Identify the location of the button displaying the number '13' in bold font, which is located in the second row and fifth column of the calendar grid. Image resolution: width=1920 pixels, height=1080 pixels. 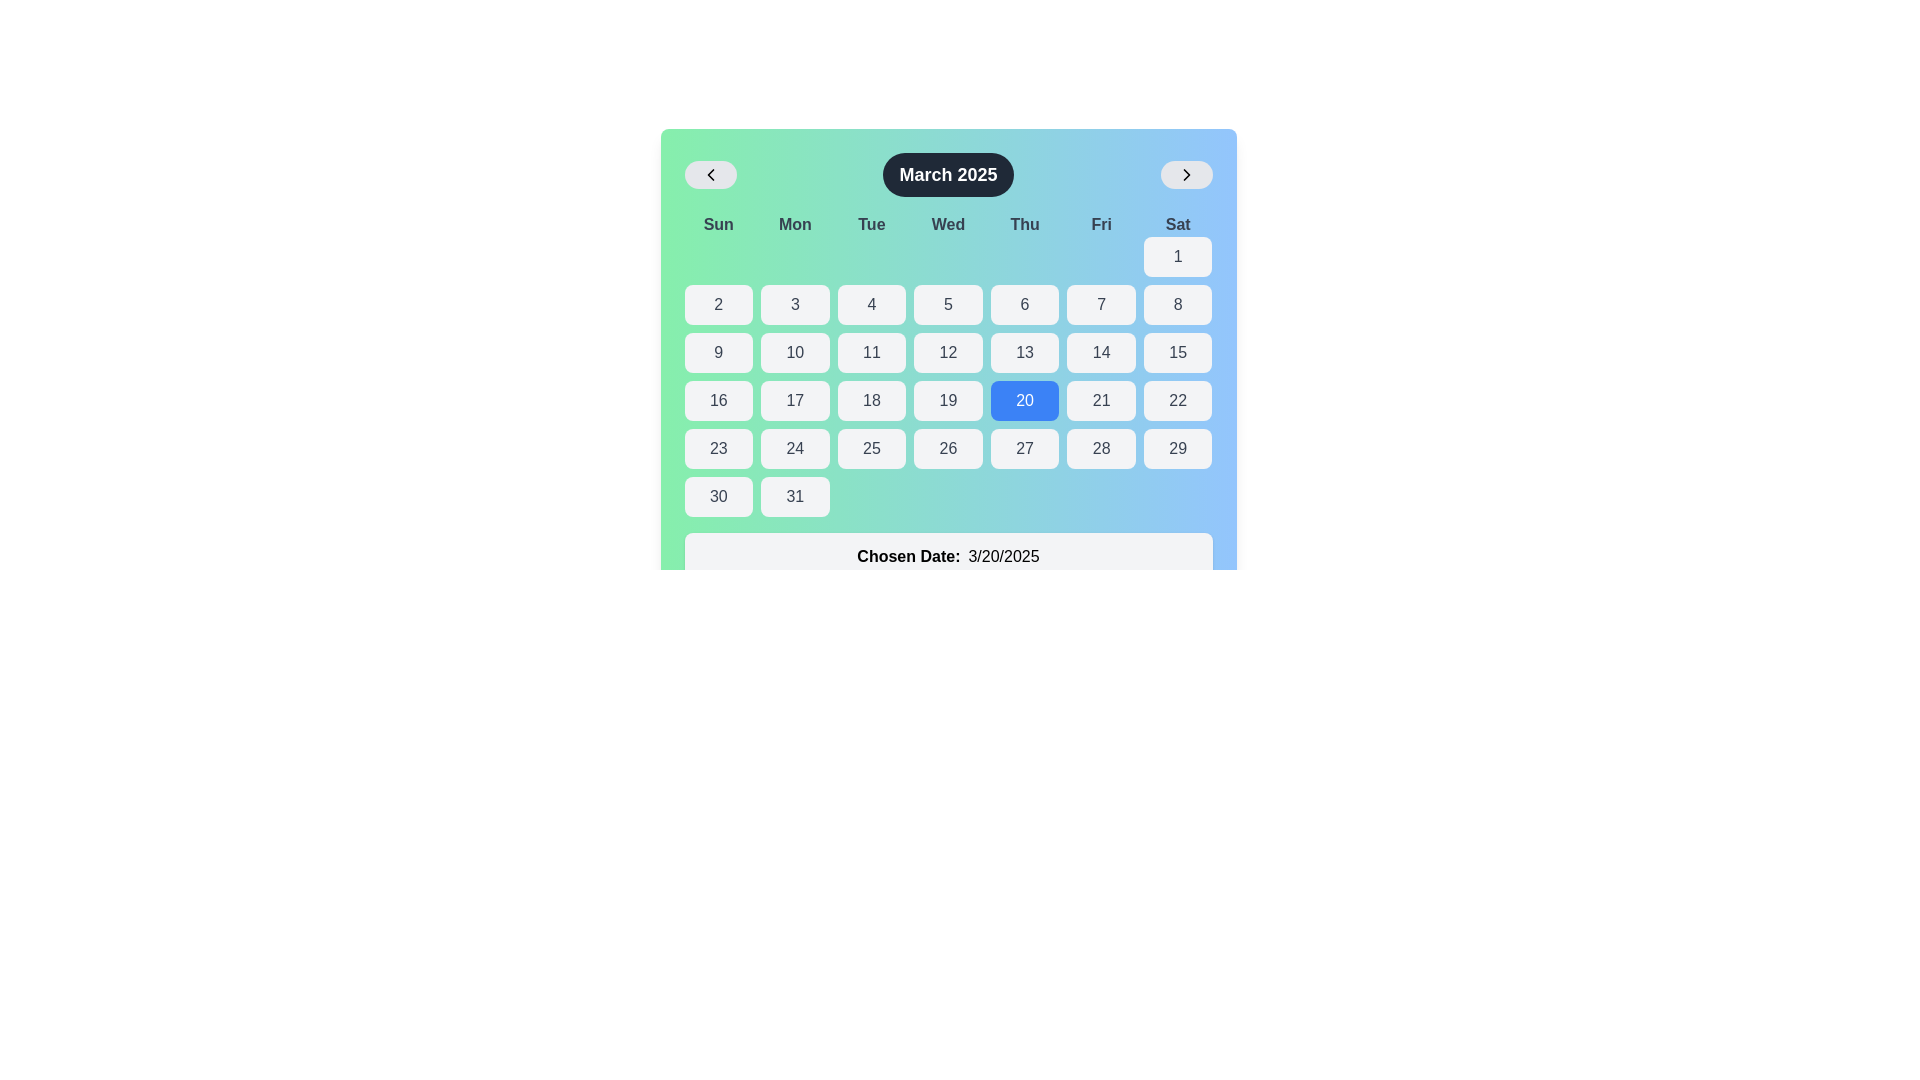
(1025, 352).